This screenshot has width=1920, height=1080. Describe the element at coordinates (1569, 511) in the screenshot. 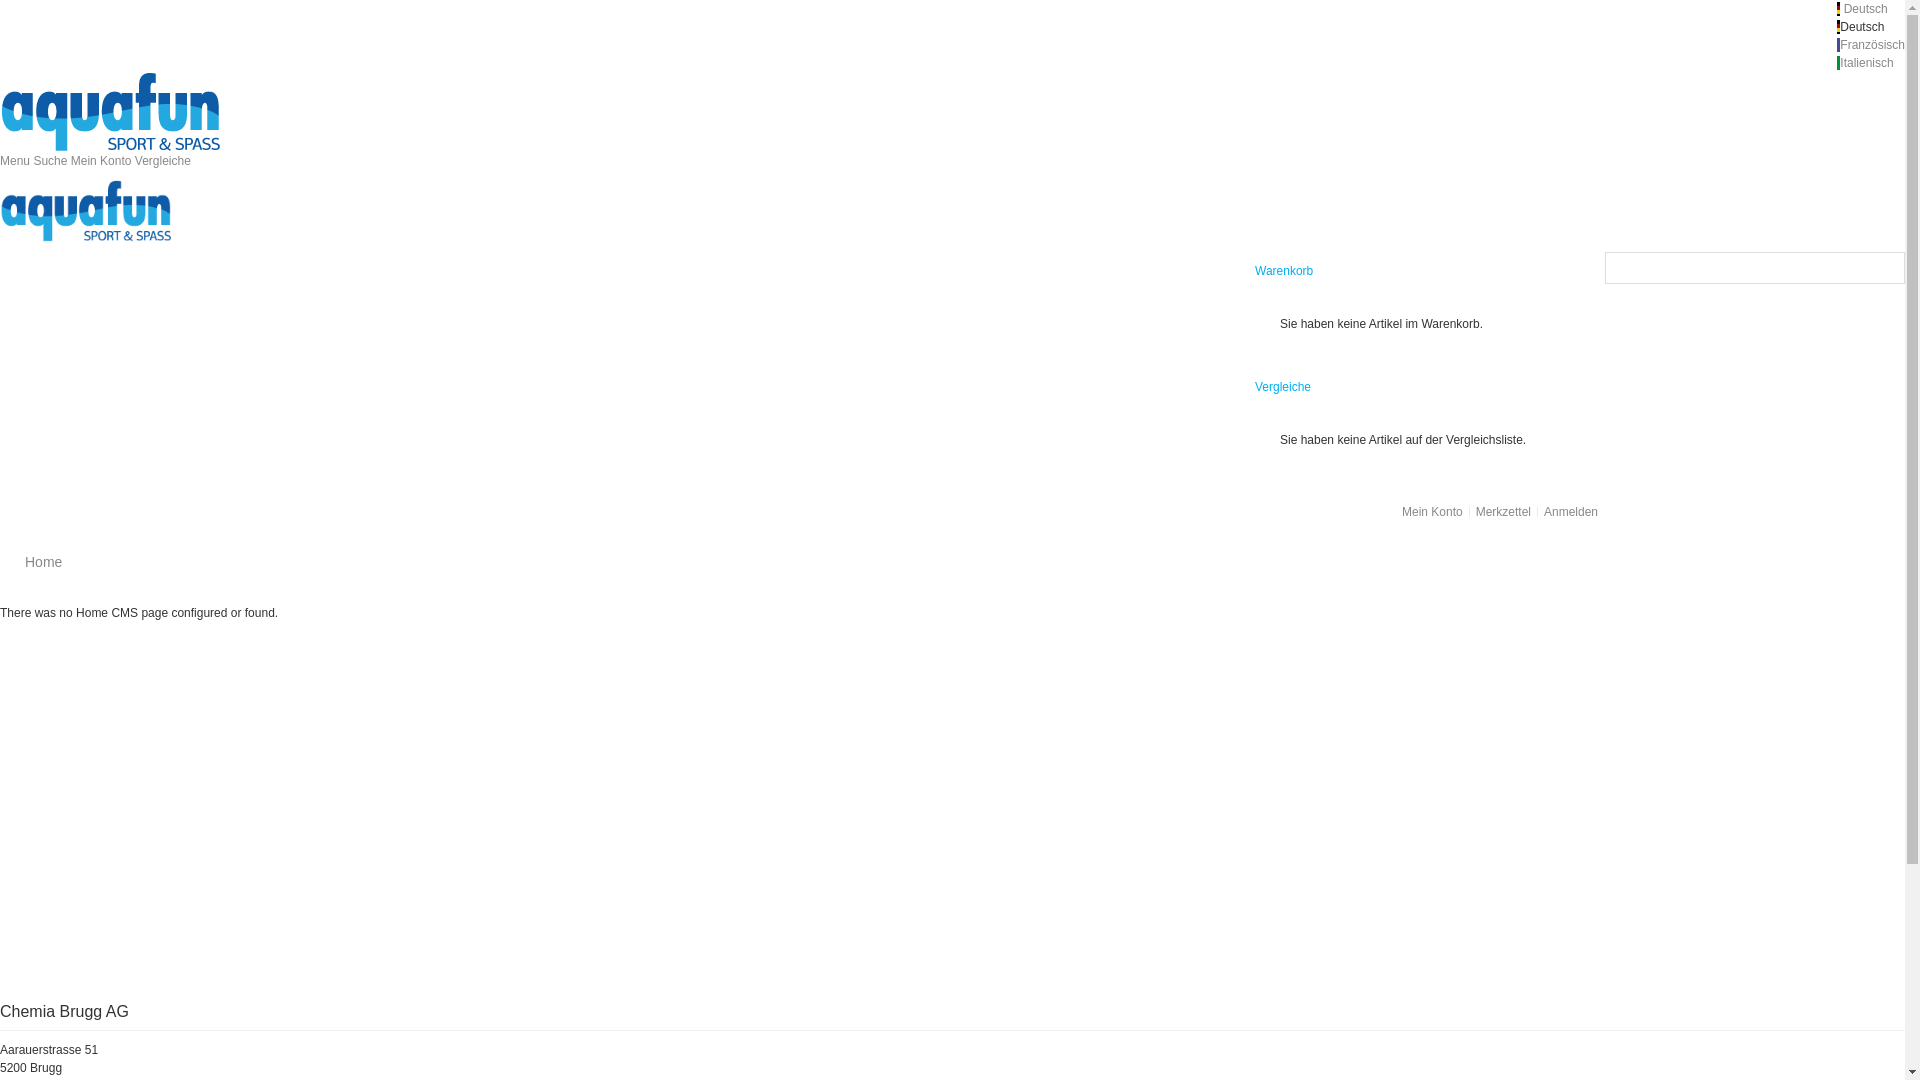

I see `'Anmelden'` at that location.